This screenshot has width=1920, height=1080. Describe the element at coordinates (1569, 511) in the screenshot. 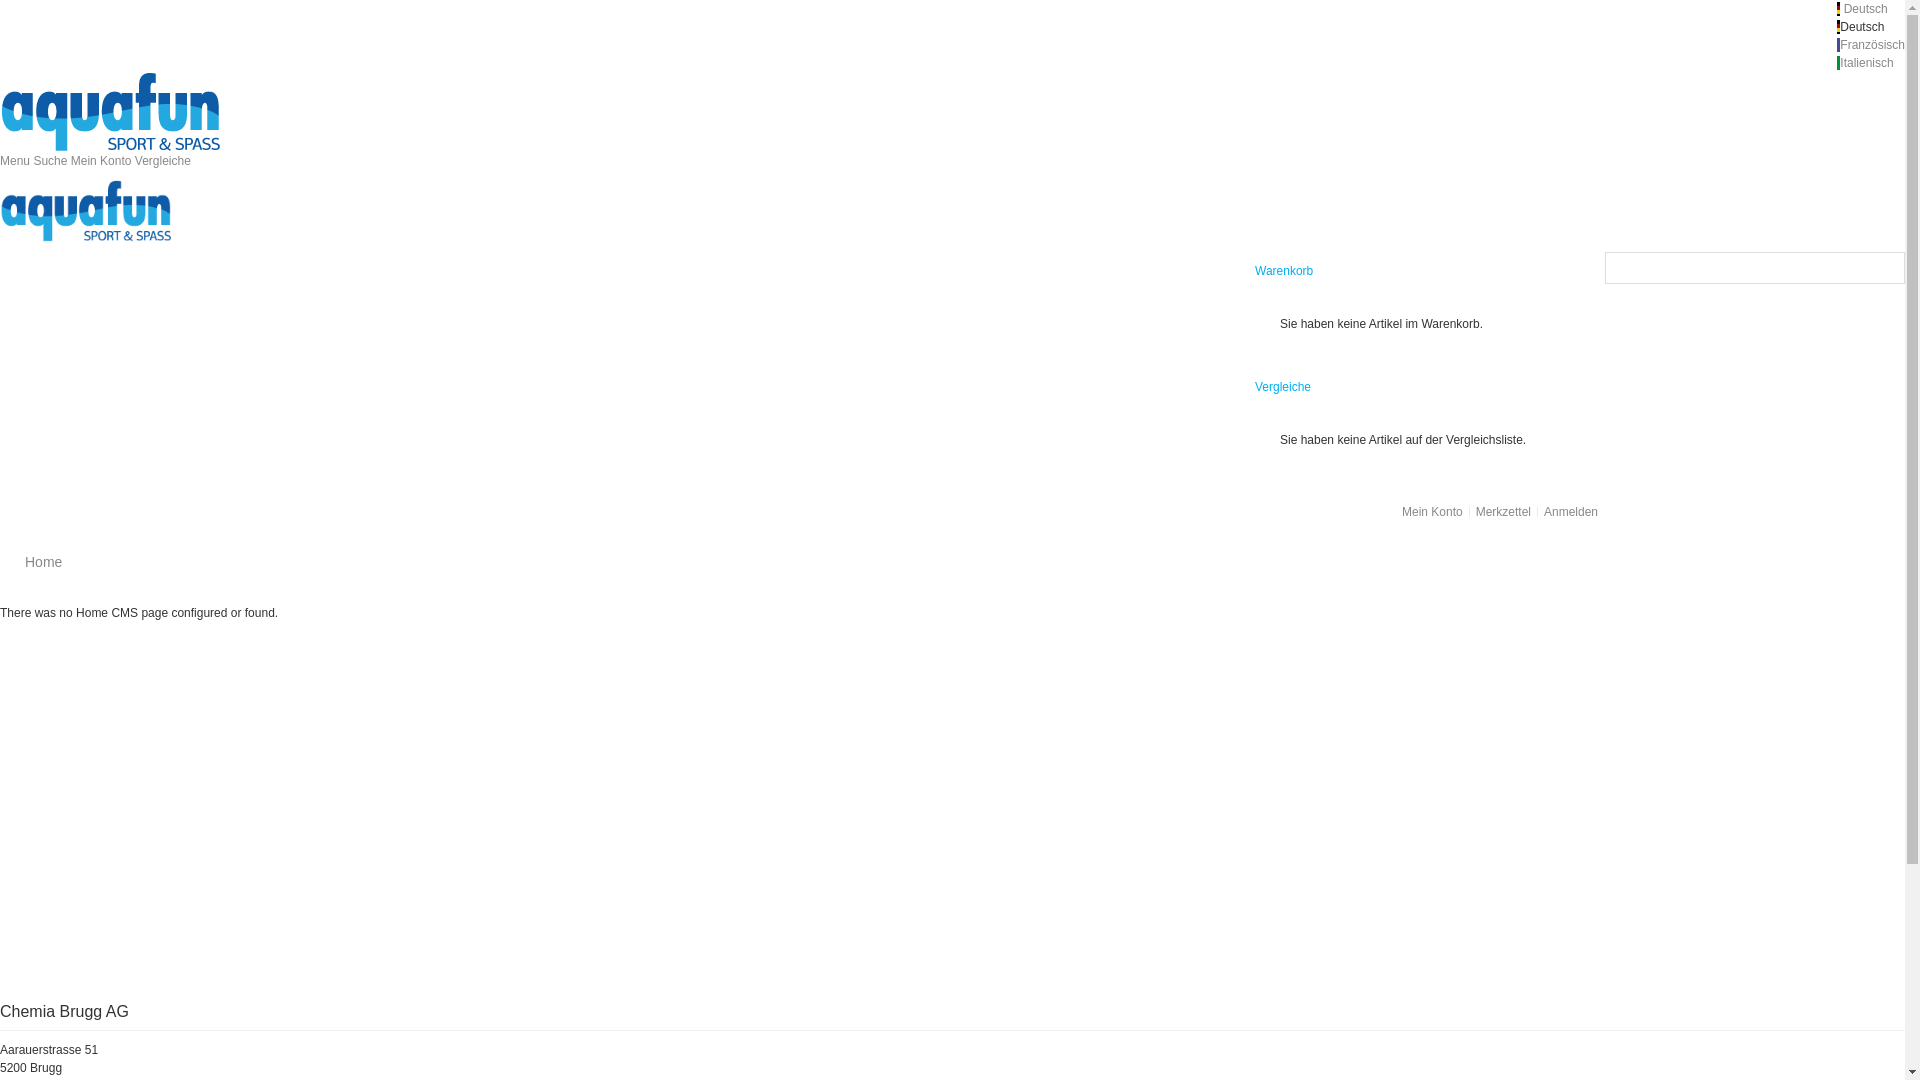

I see `'Anmelden'` at that location.